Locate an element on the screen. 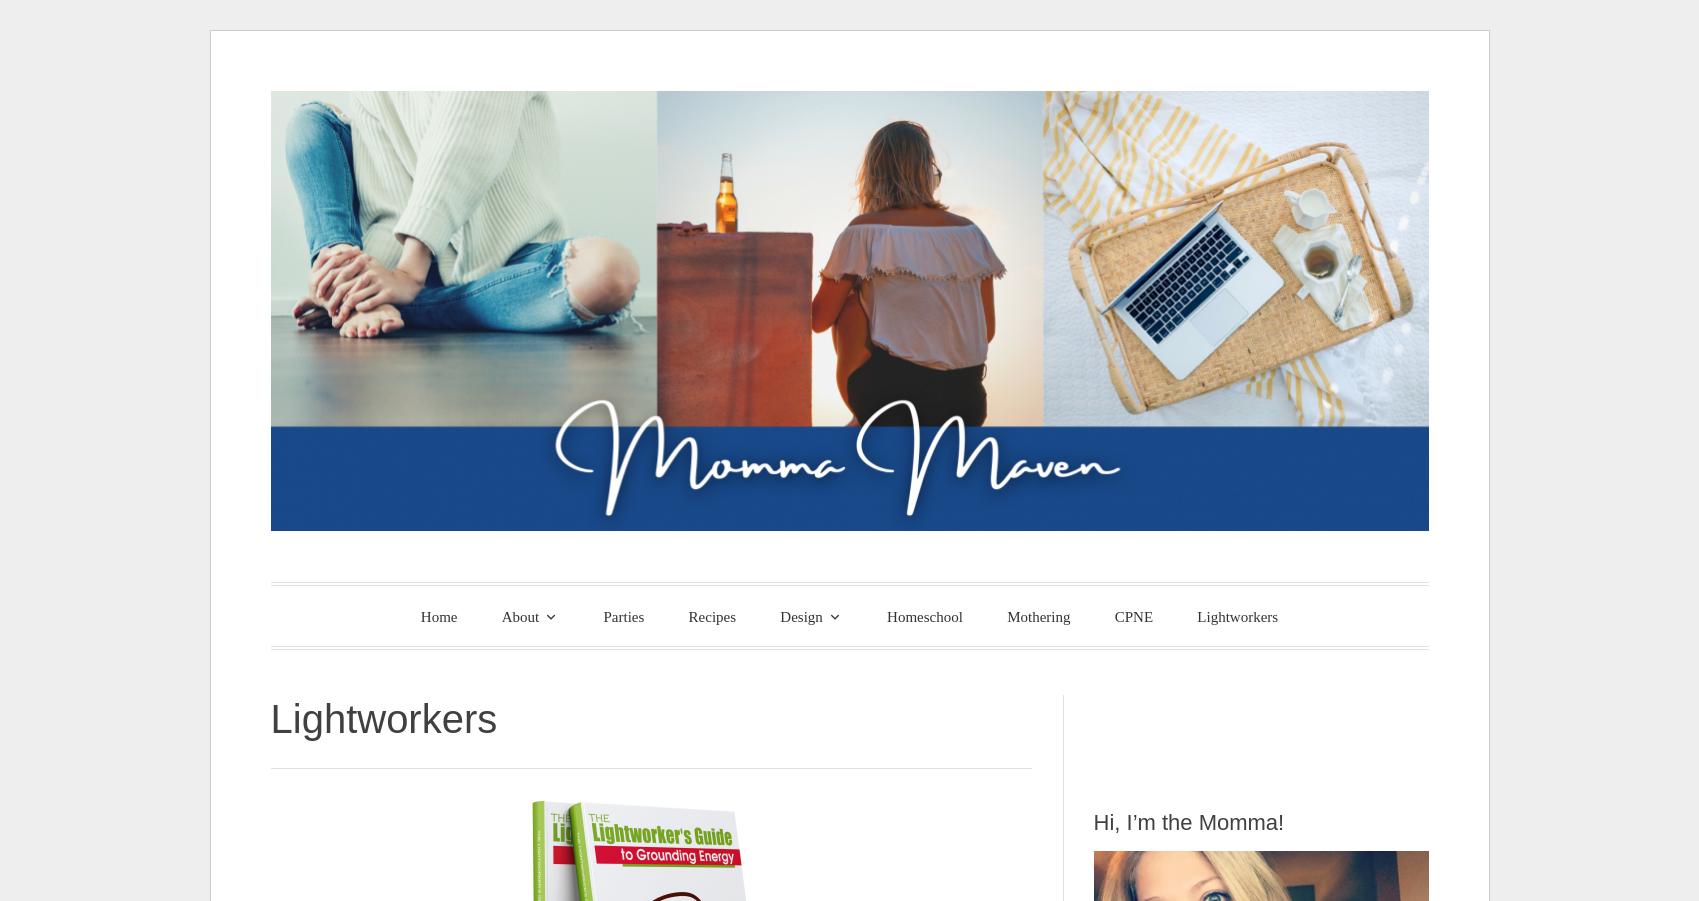 The image size is (1699, 901). 'Homeschool' is located at coordinates (923, 615).